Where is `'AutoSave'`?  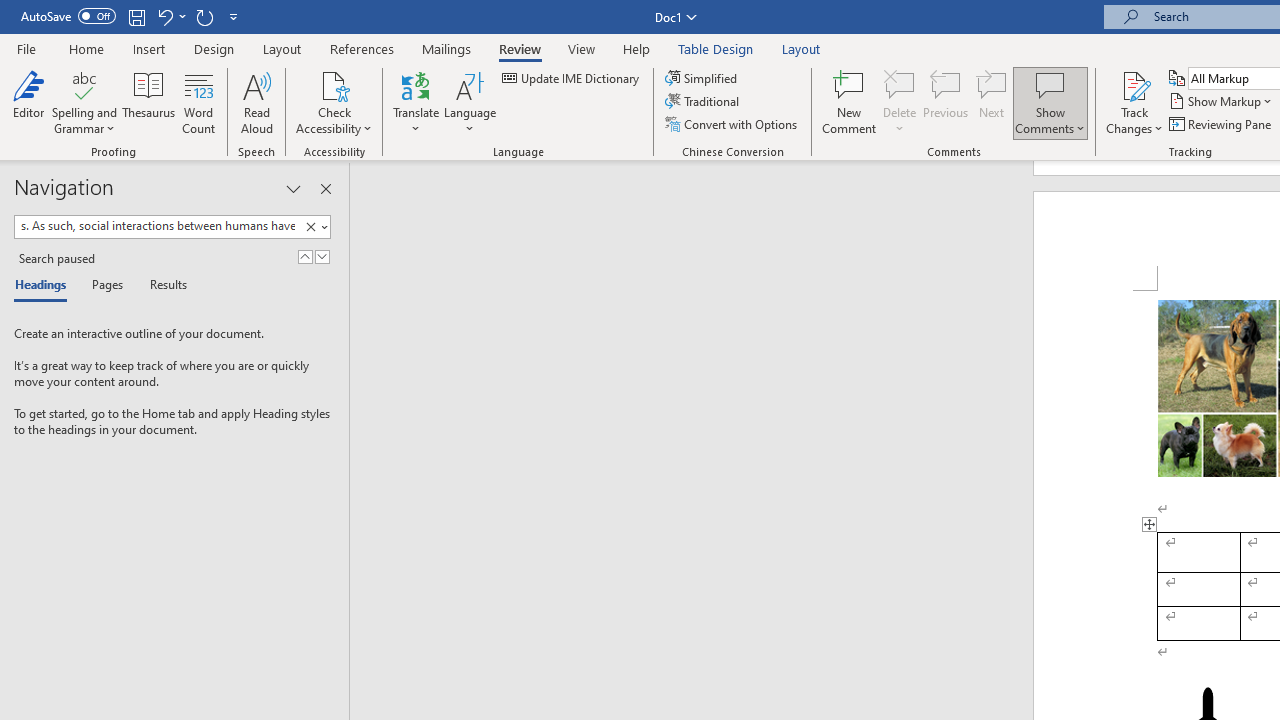
'AutoSave' is located at coordinates (68, 16).